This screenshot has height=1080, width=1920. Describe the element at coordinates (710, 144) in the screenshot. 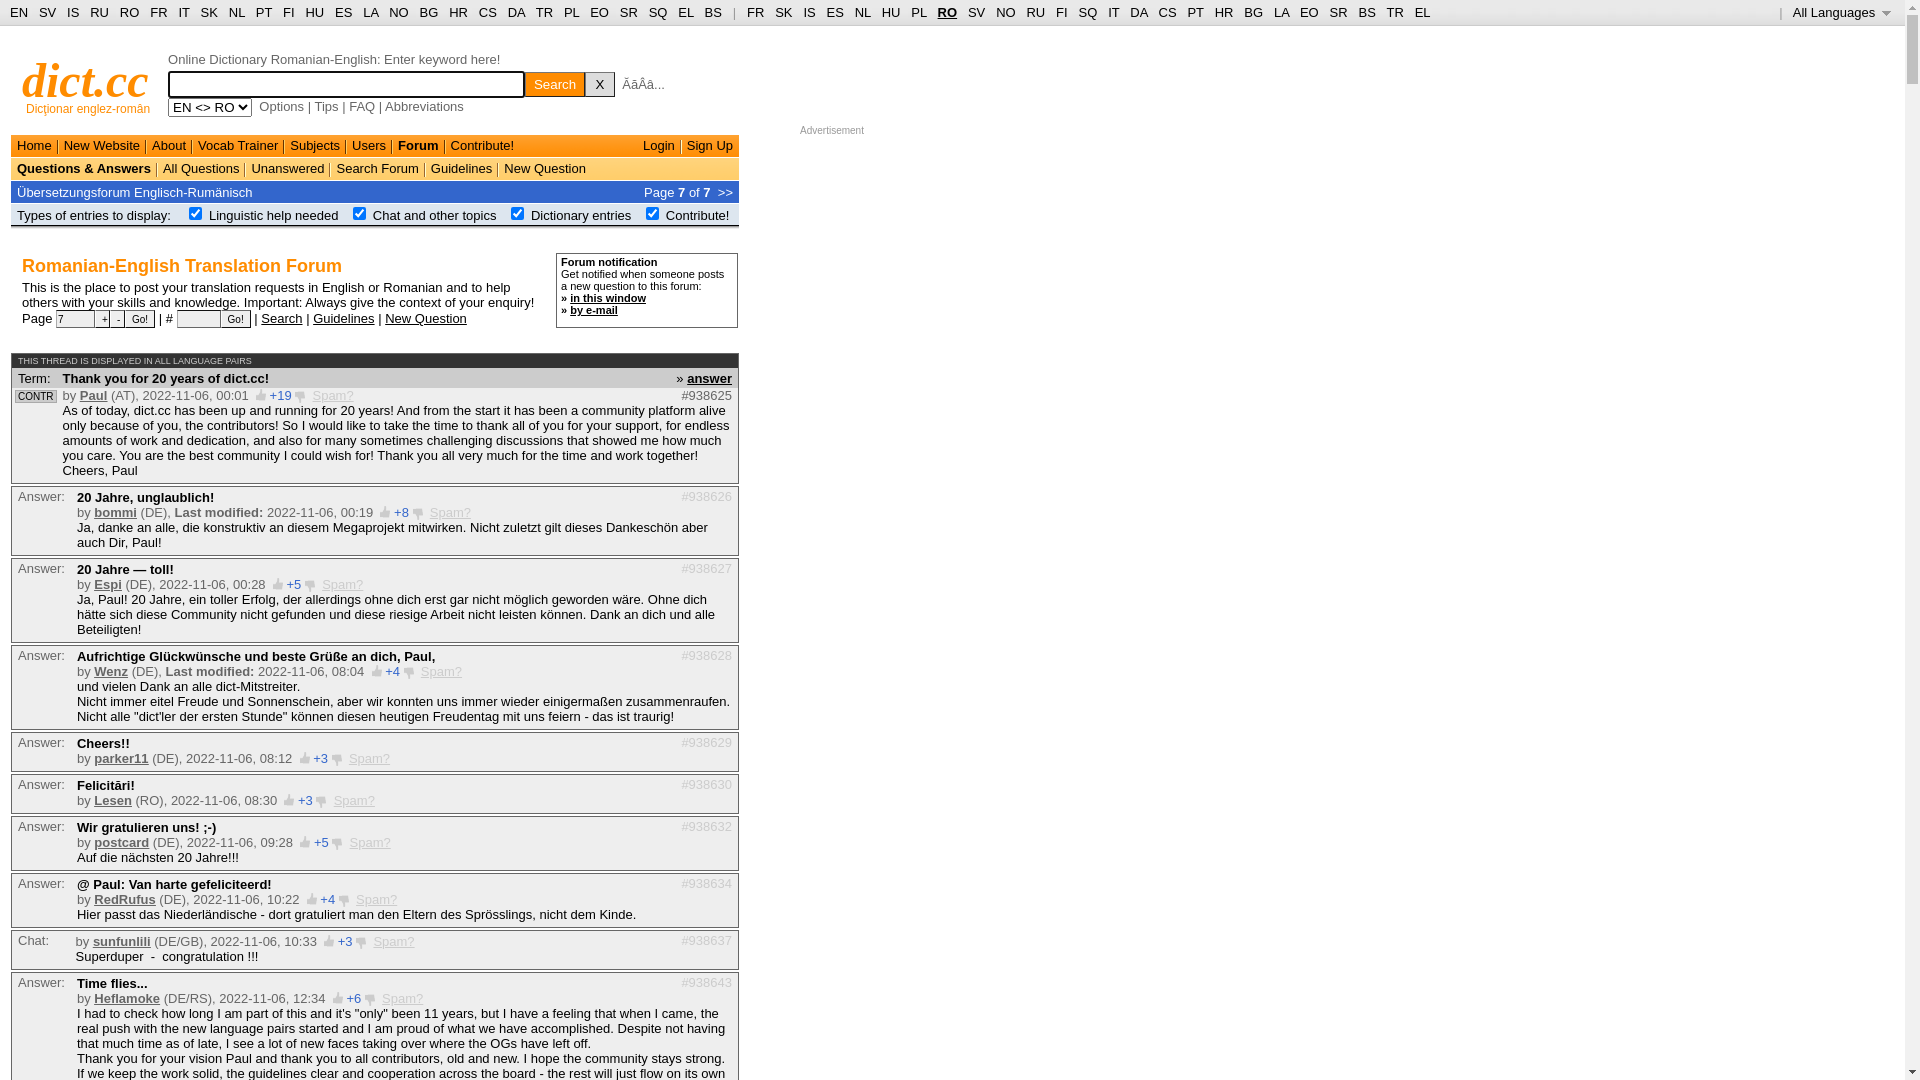

I see `'Sign Up'` at that location.